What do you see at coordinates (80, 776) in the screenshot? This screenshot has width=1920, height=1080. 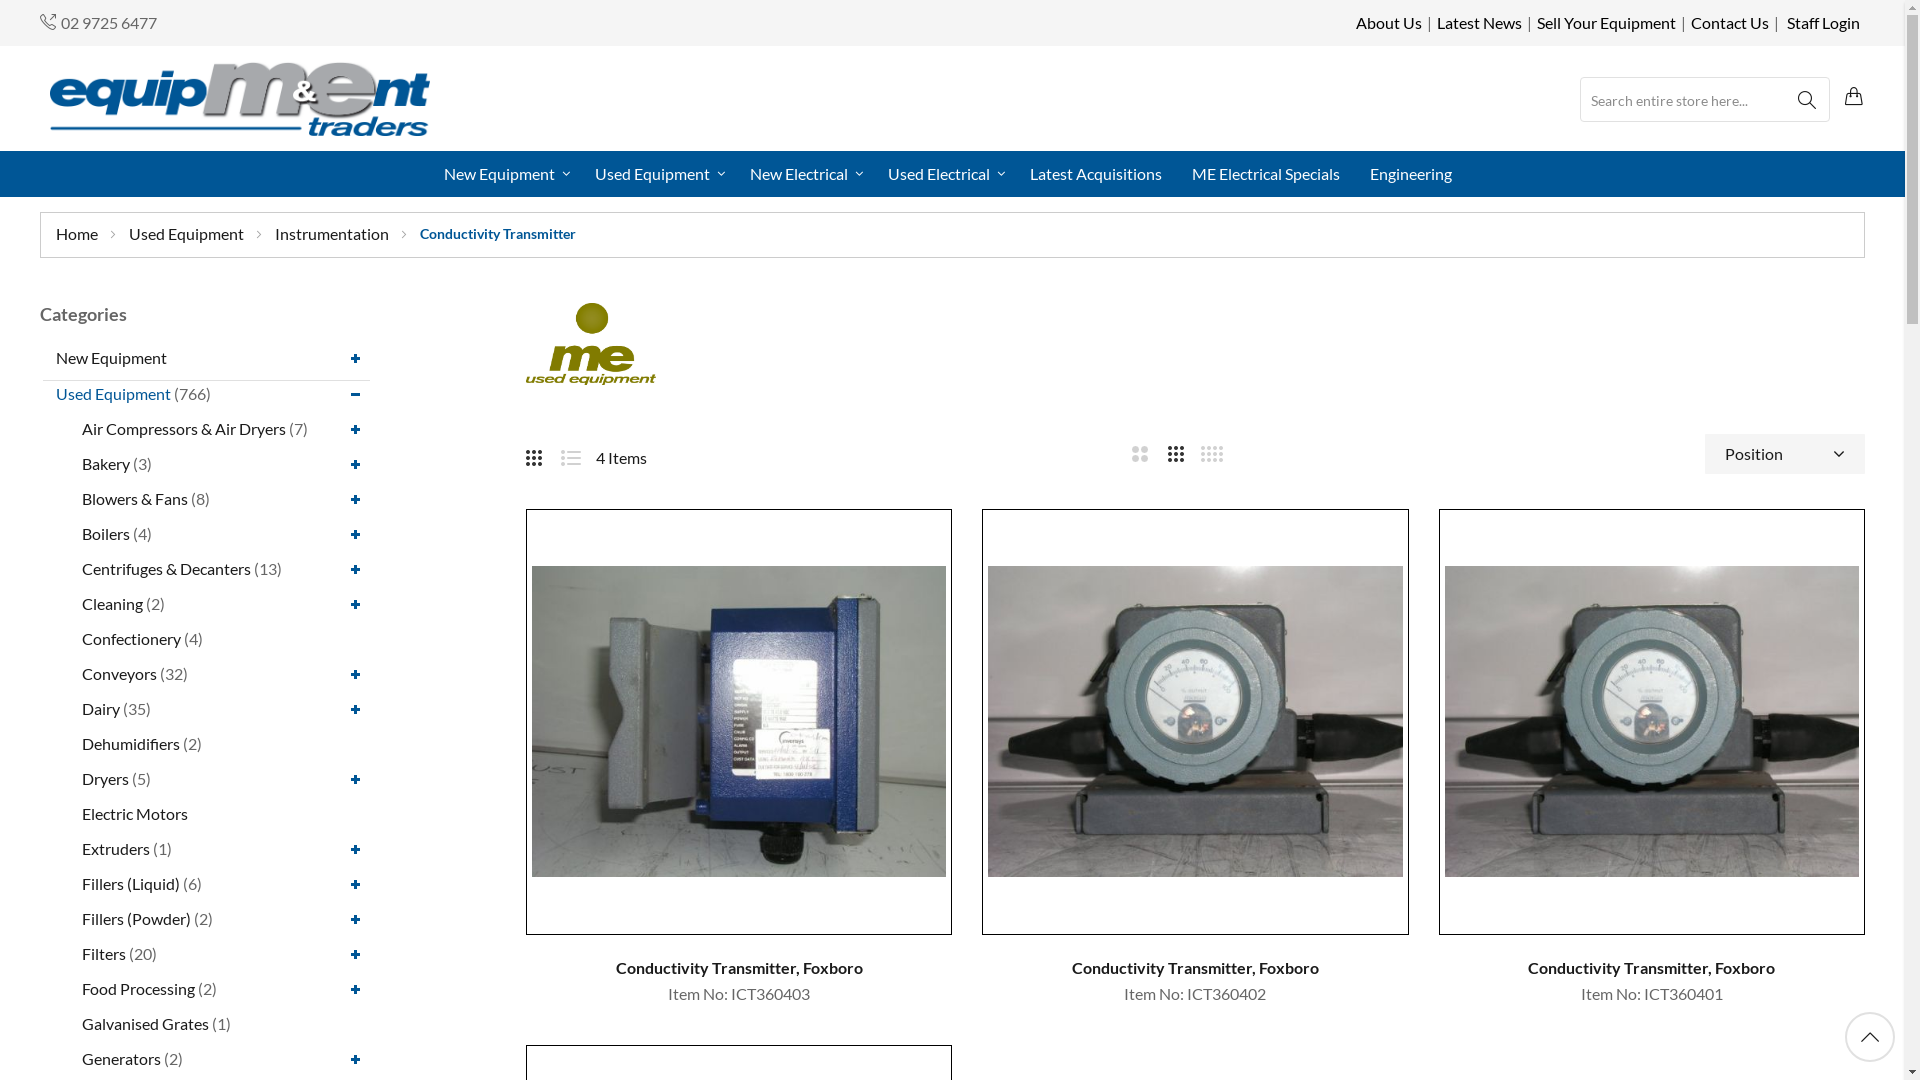 I see `'Dryers'` at bounding box center [80, 776].